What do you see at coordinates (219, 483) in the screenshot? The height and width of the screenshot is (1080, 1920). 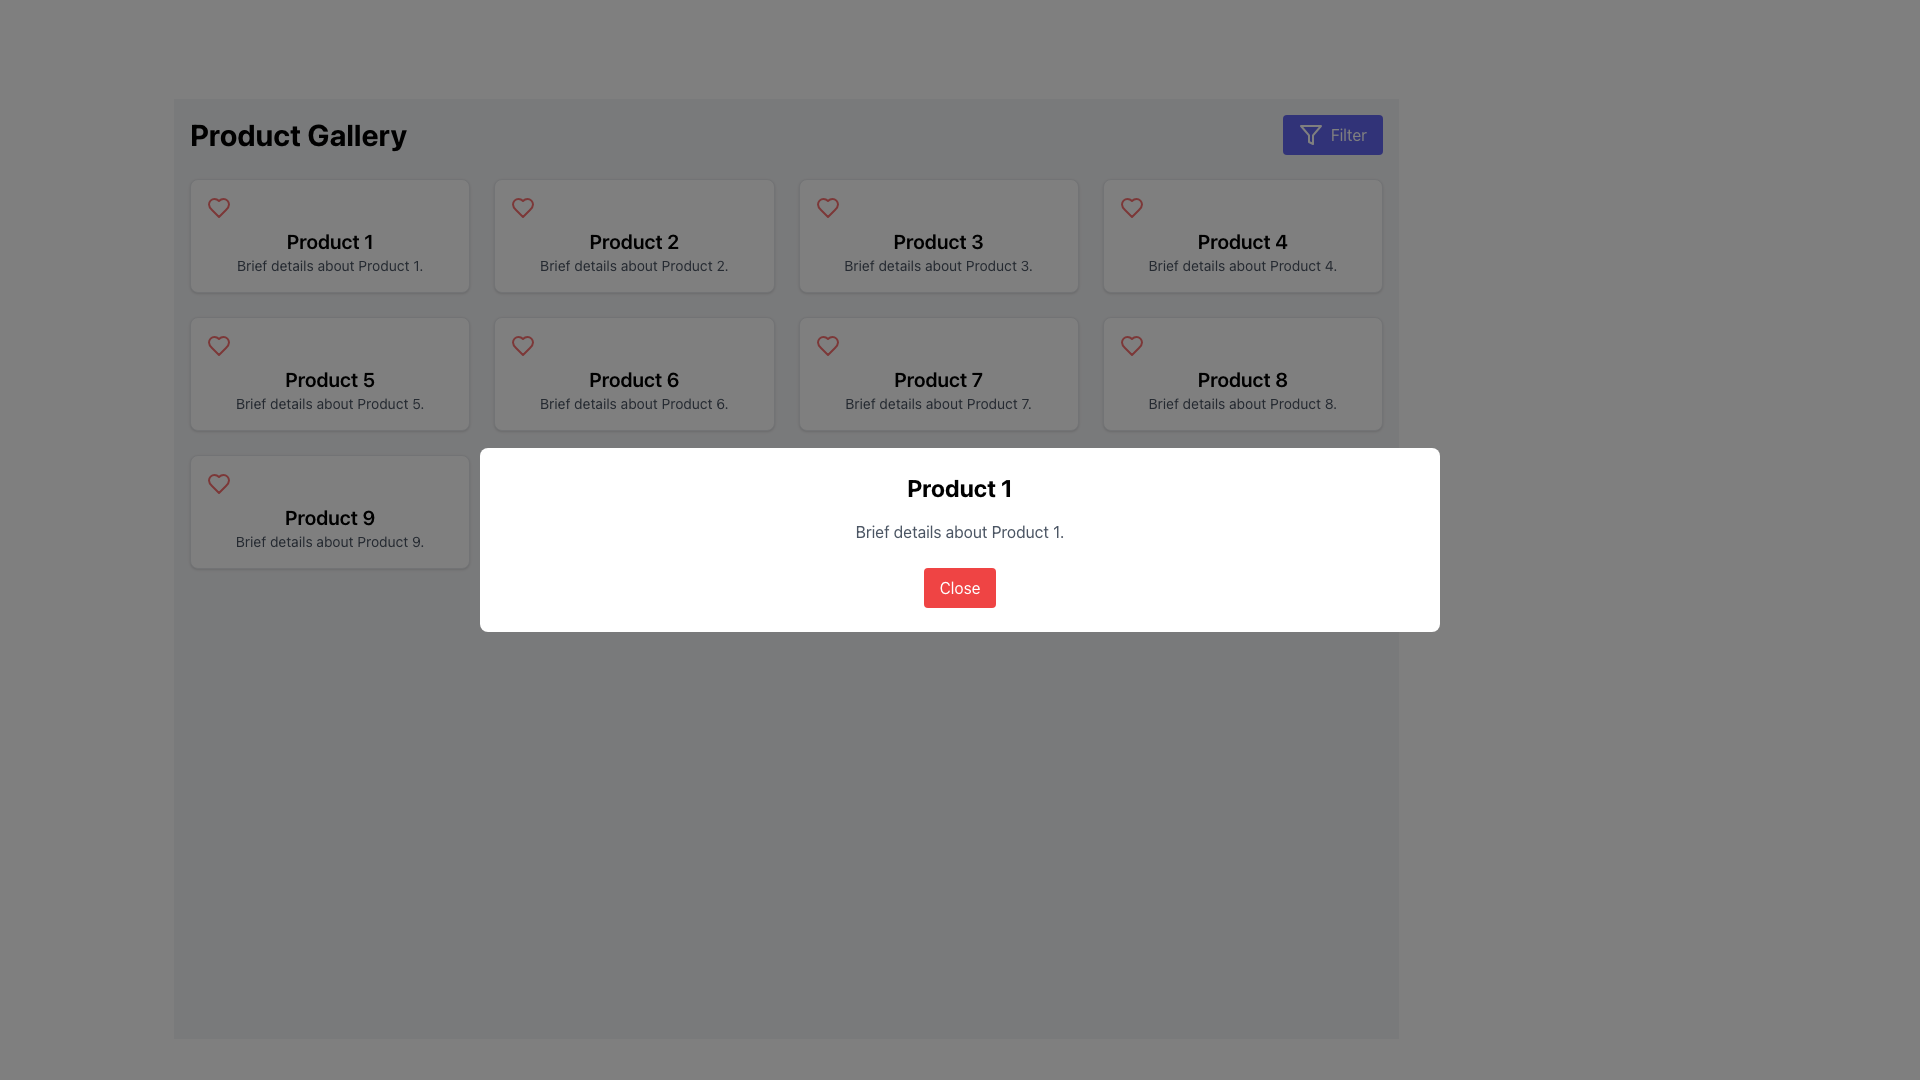 I see `the Icon Button located in the bottom row of the product grid for 'Product 9'` at bounding box center [219, 483].